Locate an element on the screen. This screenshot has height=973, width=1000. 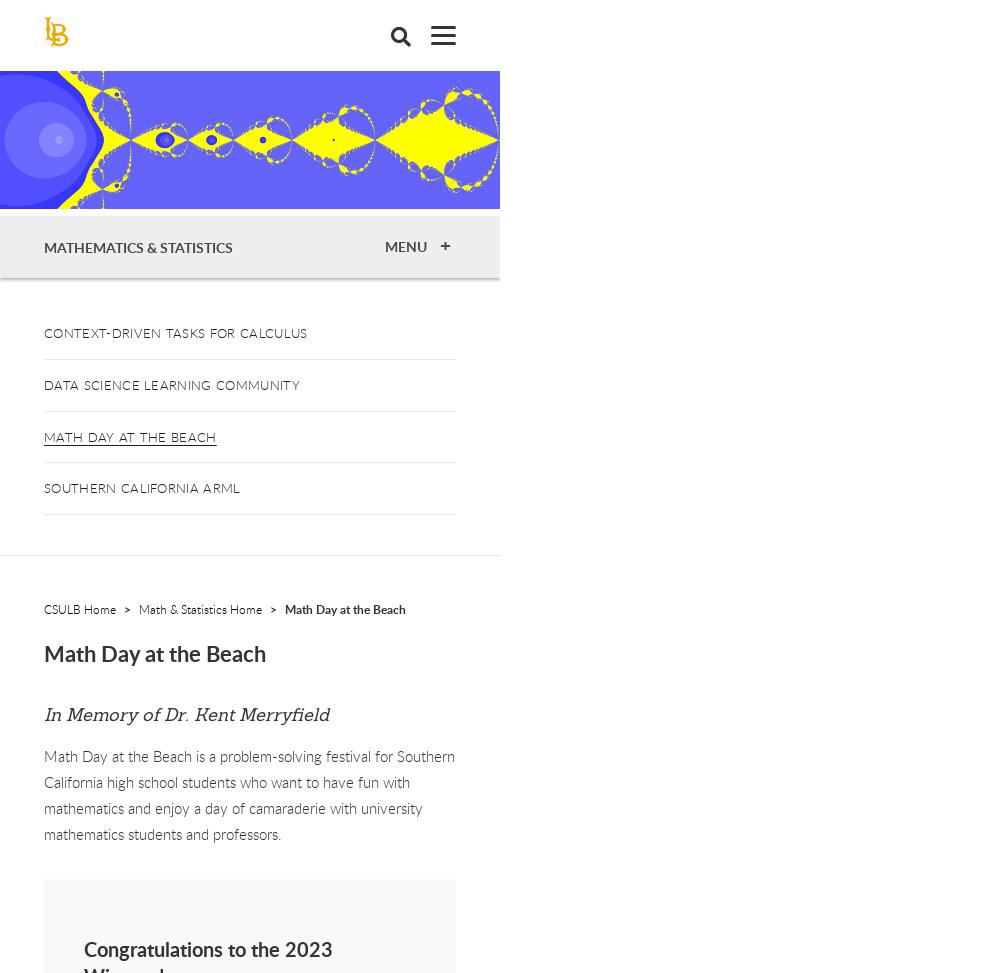
'Mathematics & Statistics' is located at coordinates (138, 246).